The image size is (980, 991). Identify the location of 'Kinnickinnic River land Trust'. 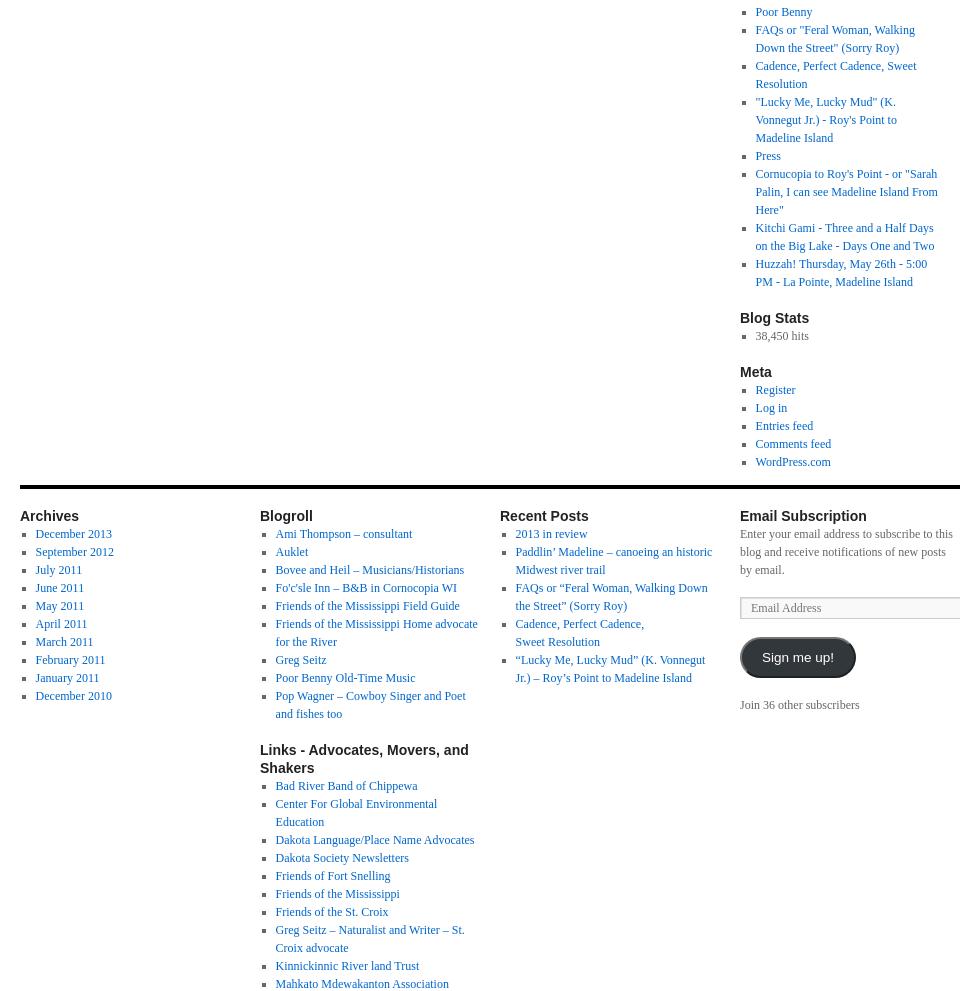
(347, 966).